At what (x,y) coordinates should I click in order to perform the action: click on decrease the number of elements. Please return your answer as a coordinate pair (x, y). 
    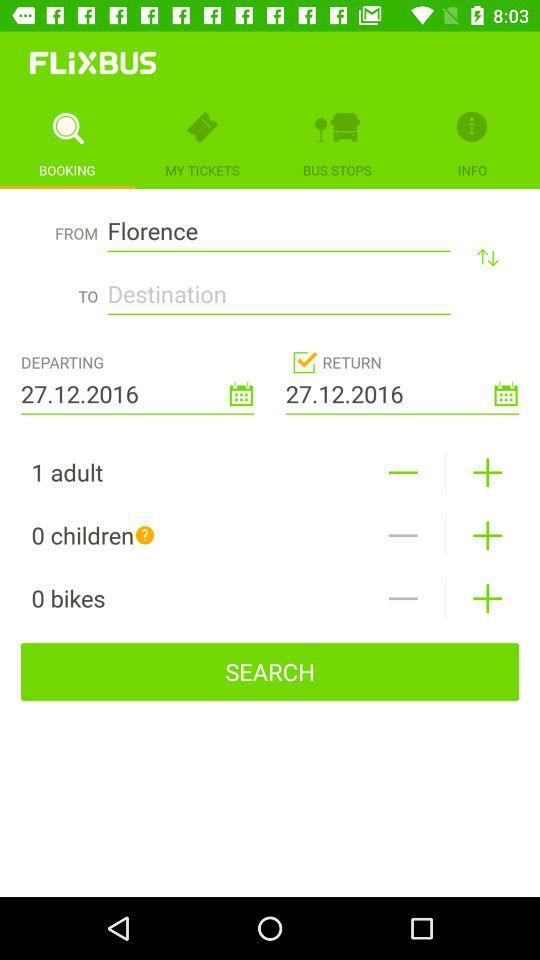
    Looking at the image, I should click on (403, 534).